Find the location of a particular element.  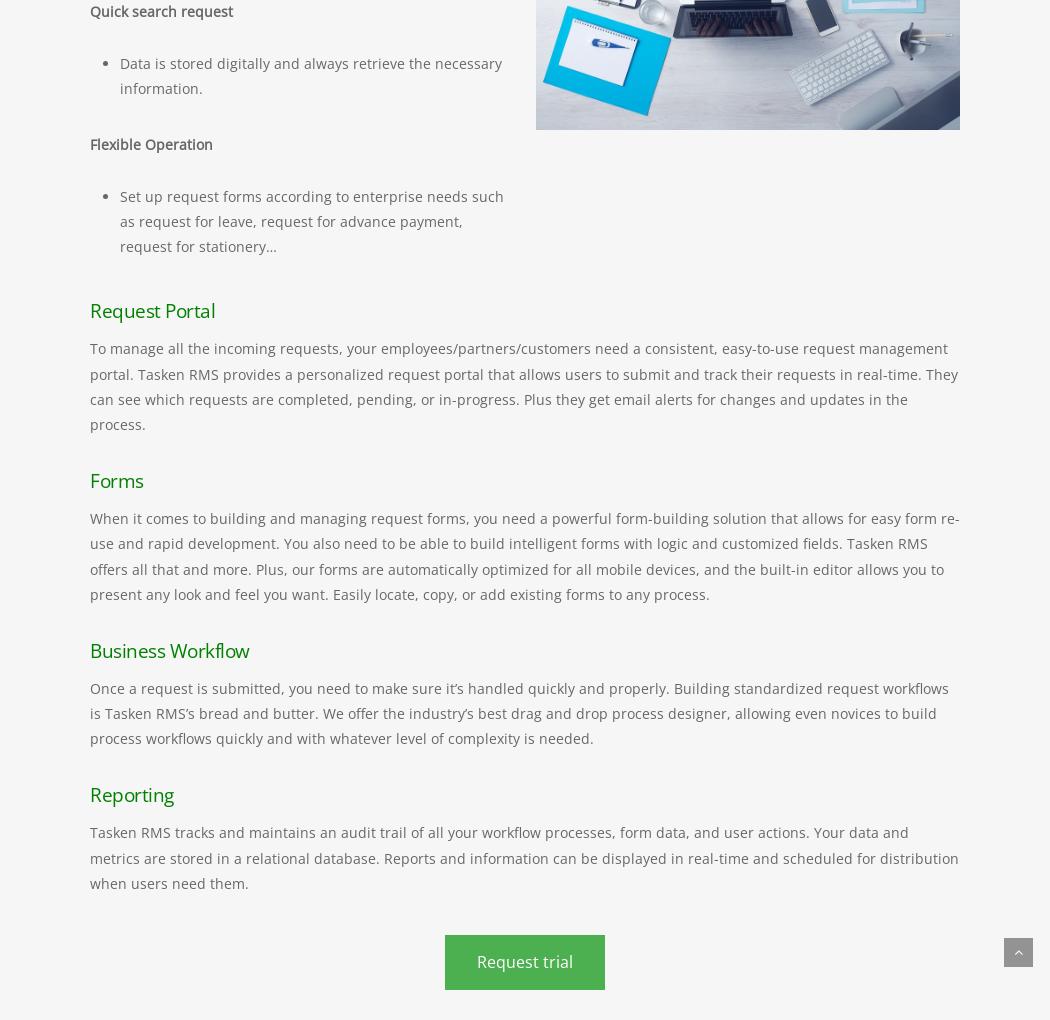

'Flexible Operation' is located at coordinates (151, 143).